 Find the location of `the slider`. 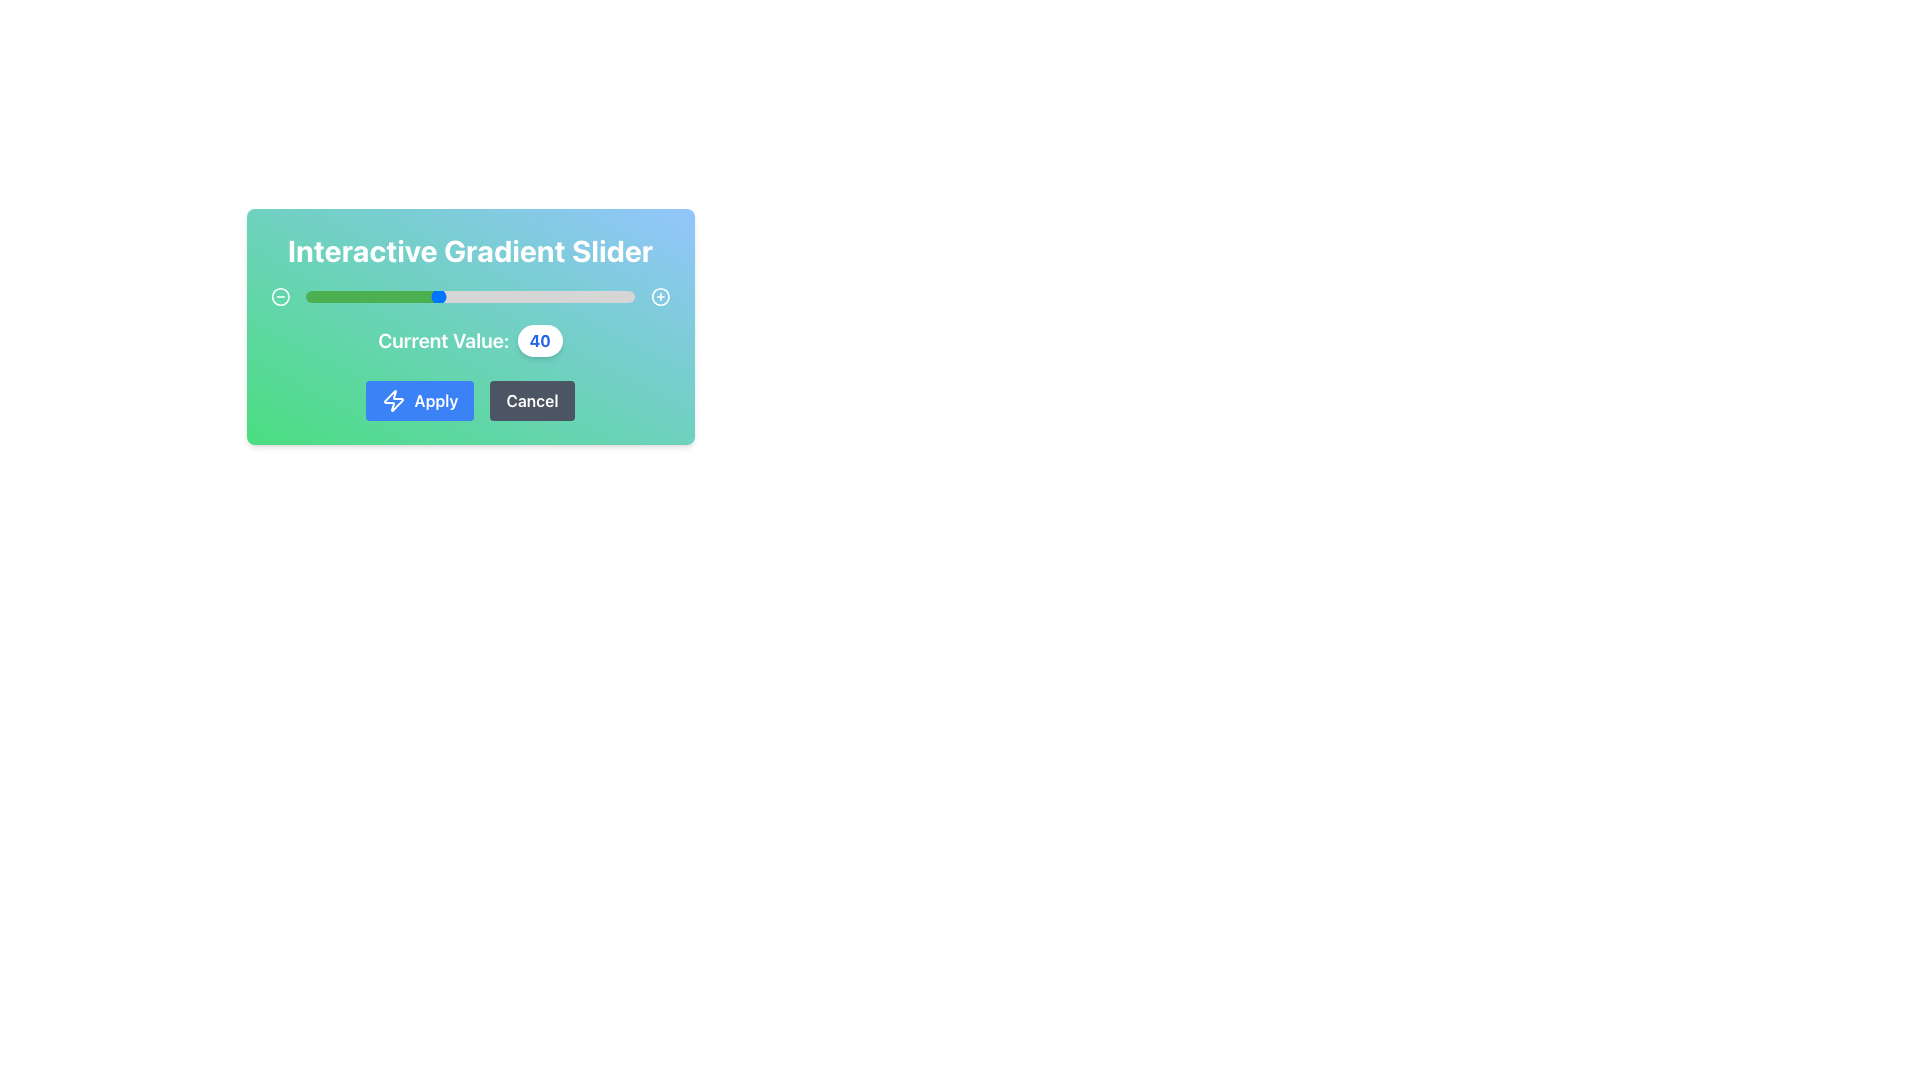

the slider is located at coordinates (465, 297).